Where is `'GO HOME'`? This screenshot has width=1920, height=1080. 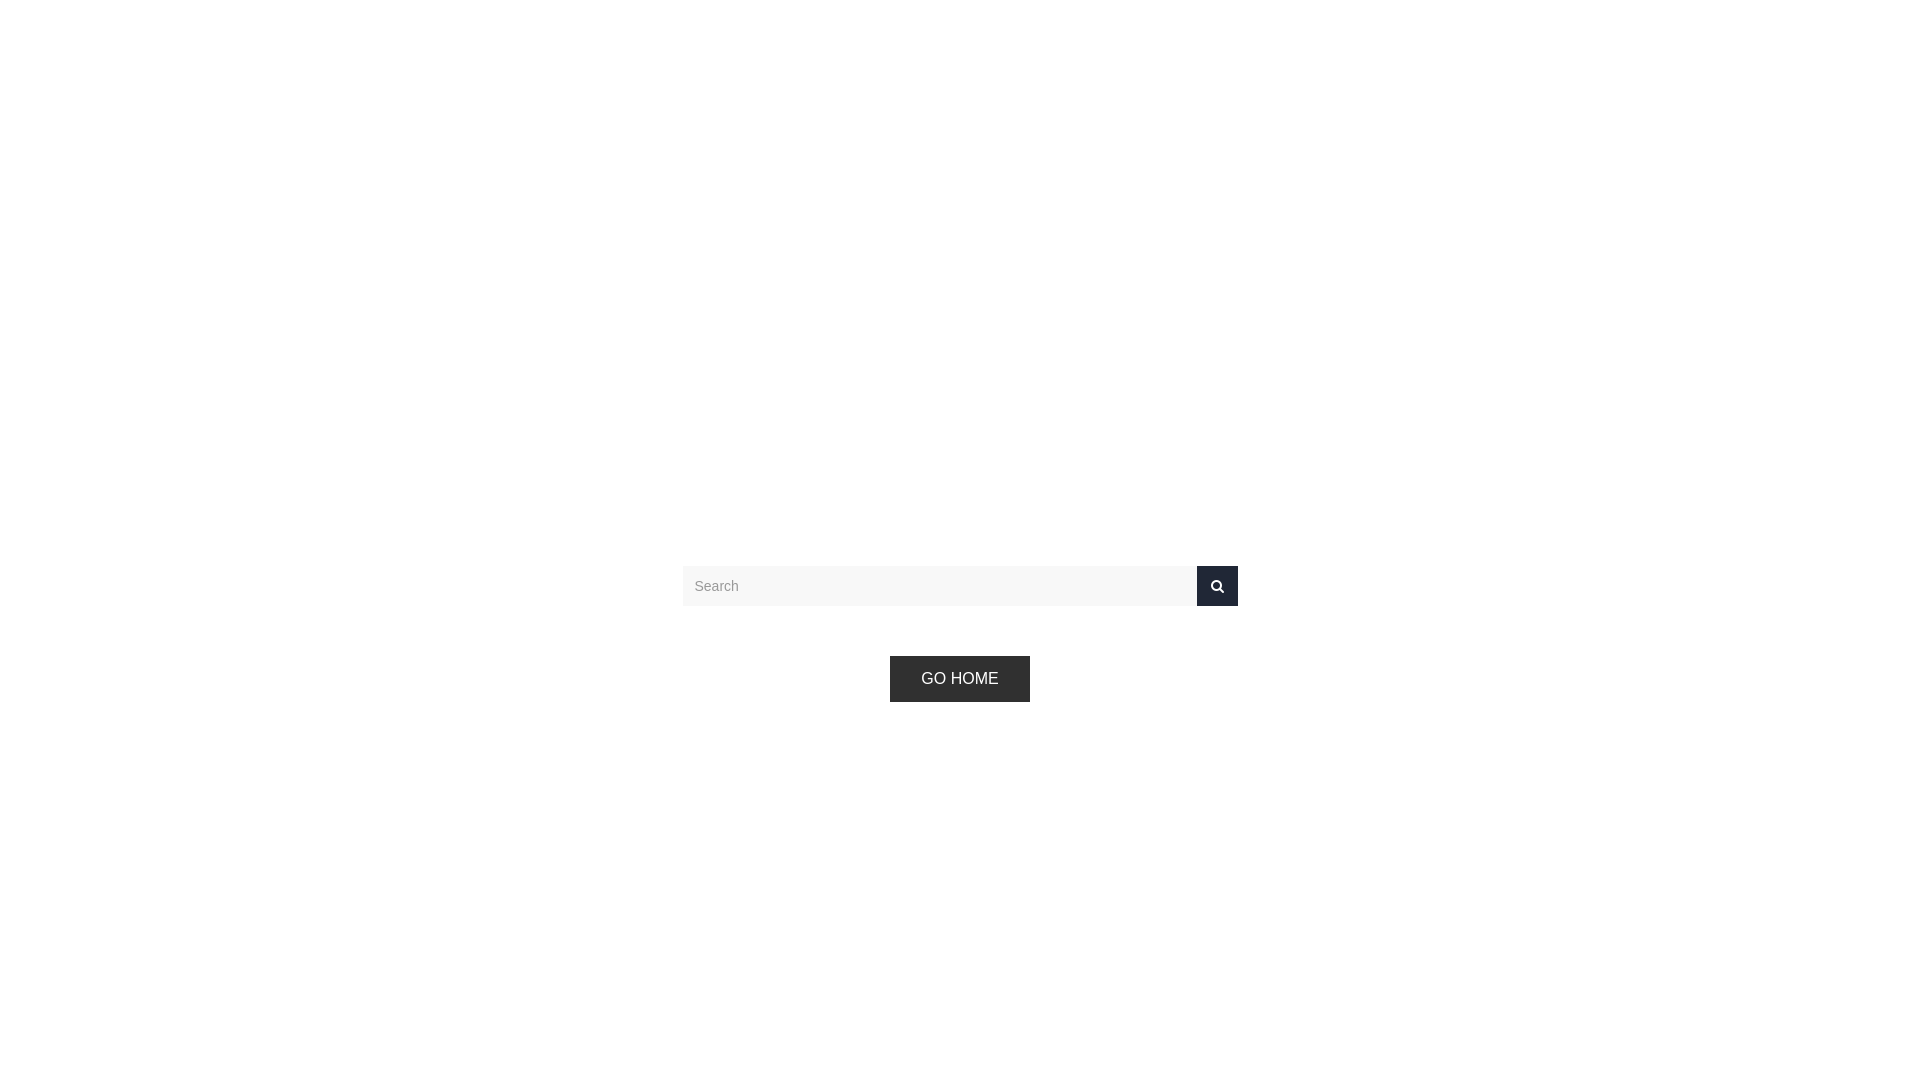
'GO HOME' is located at coordinates (958, 677).